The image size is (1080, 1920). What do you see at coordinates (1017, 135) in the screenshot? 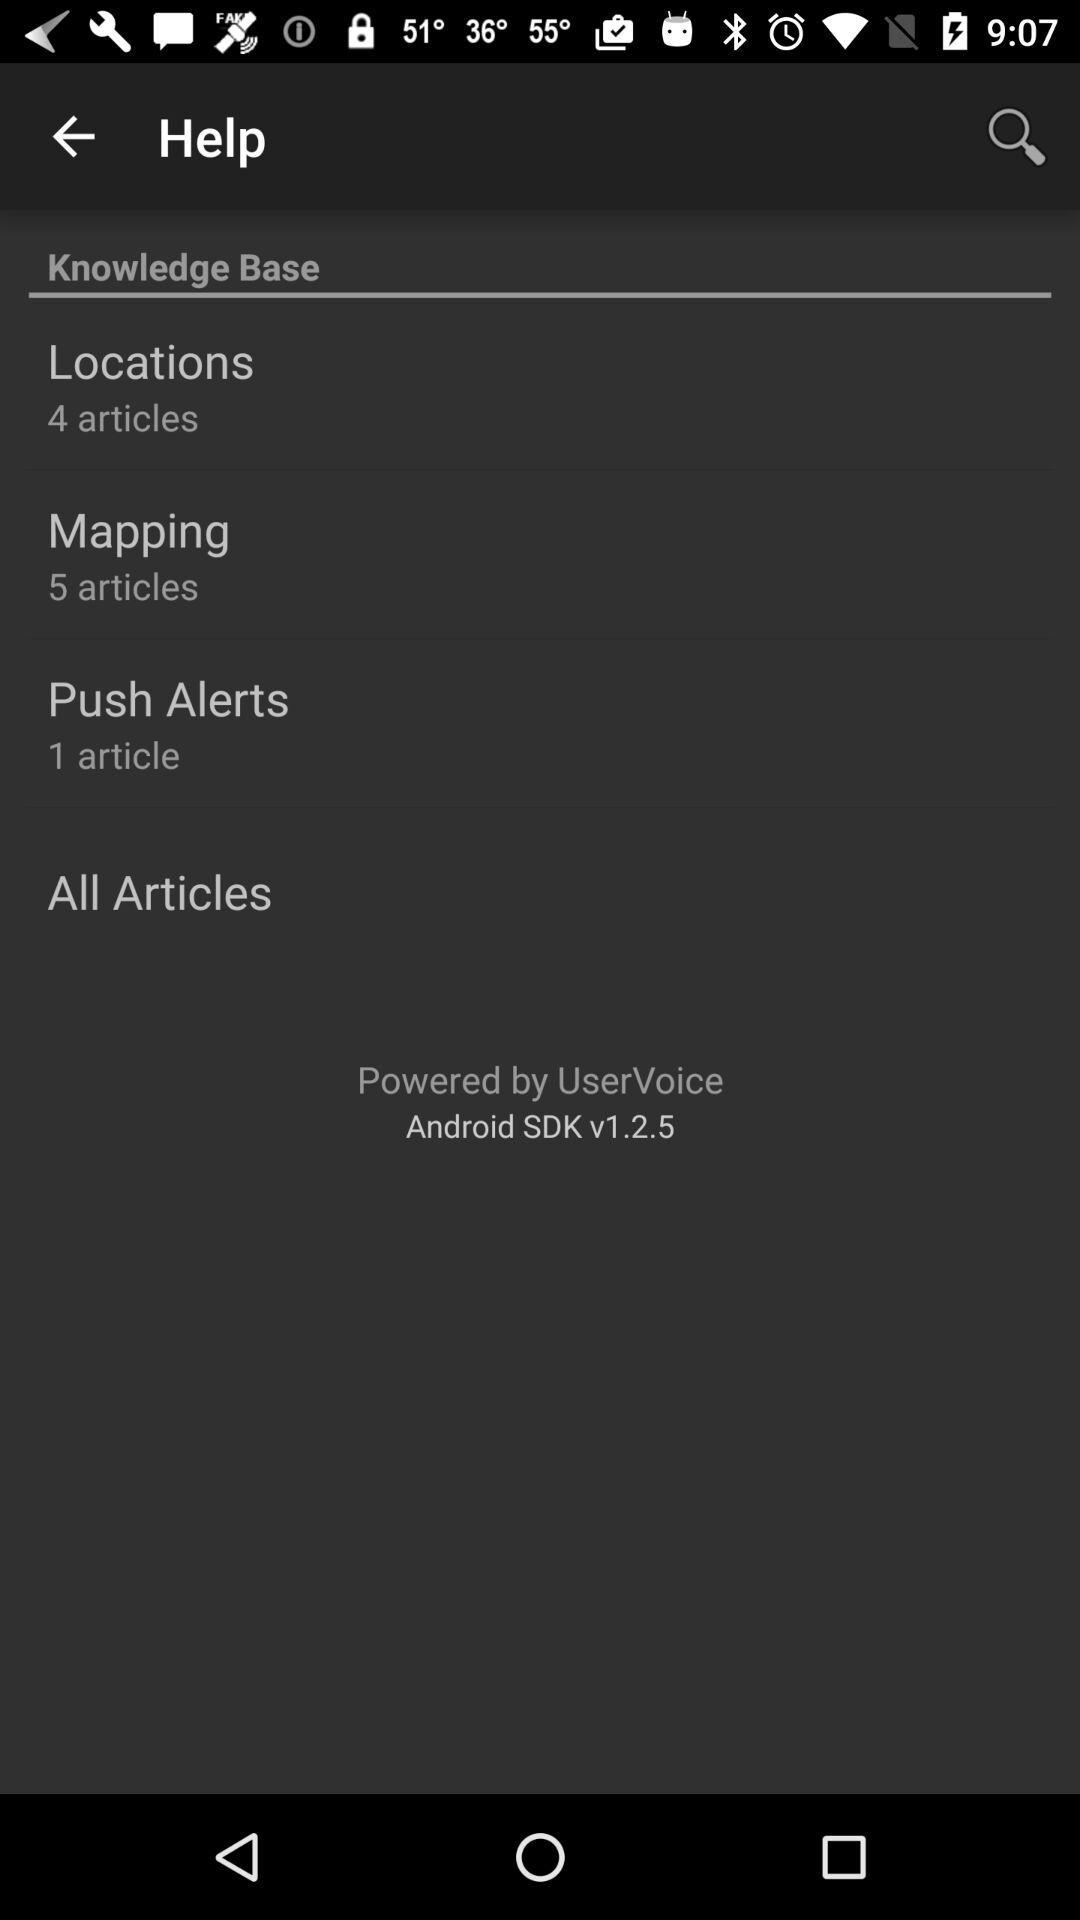
I see `the item next to the help icon` at bounding box center [1017, 135].